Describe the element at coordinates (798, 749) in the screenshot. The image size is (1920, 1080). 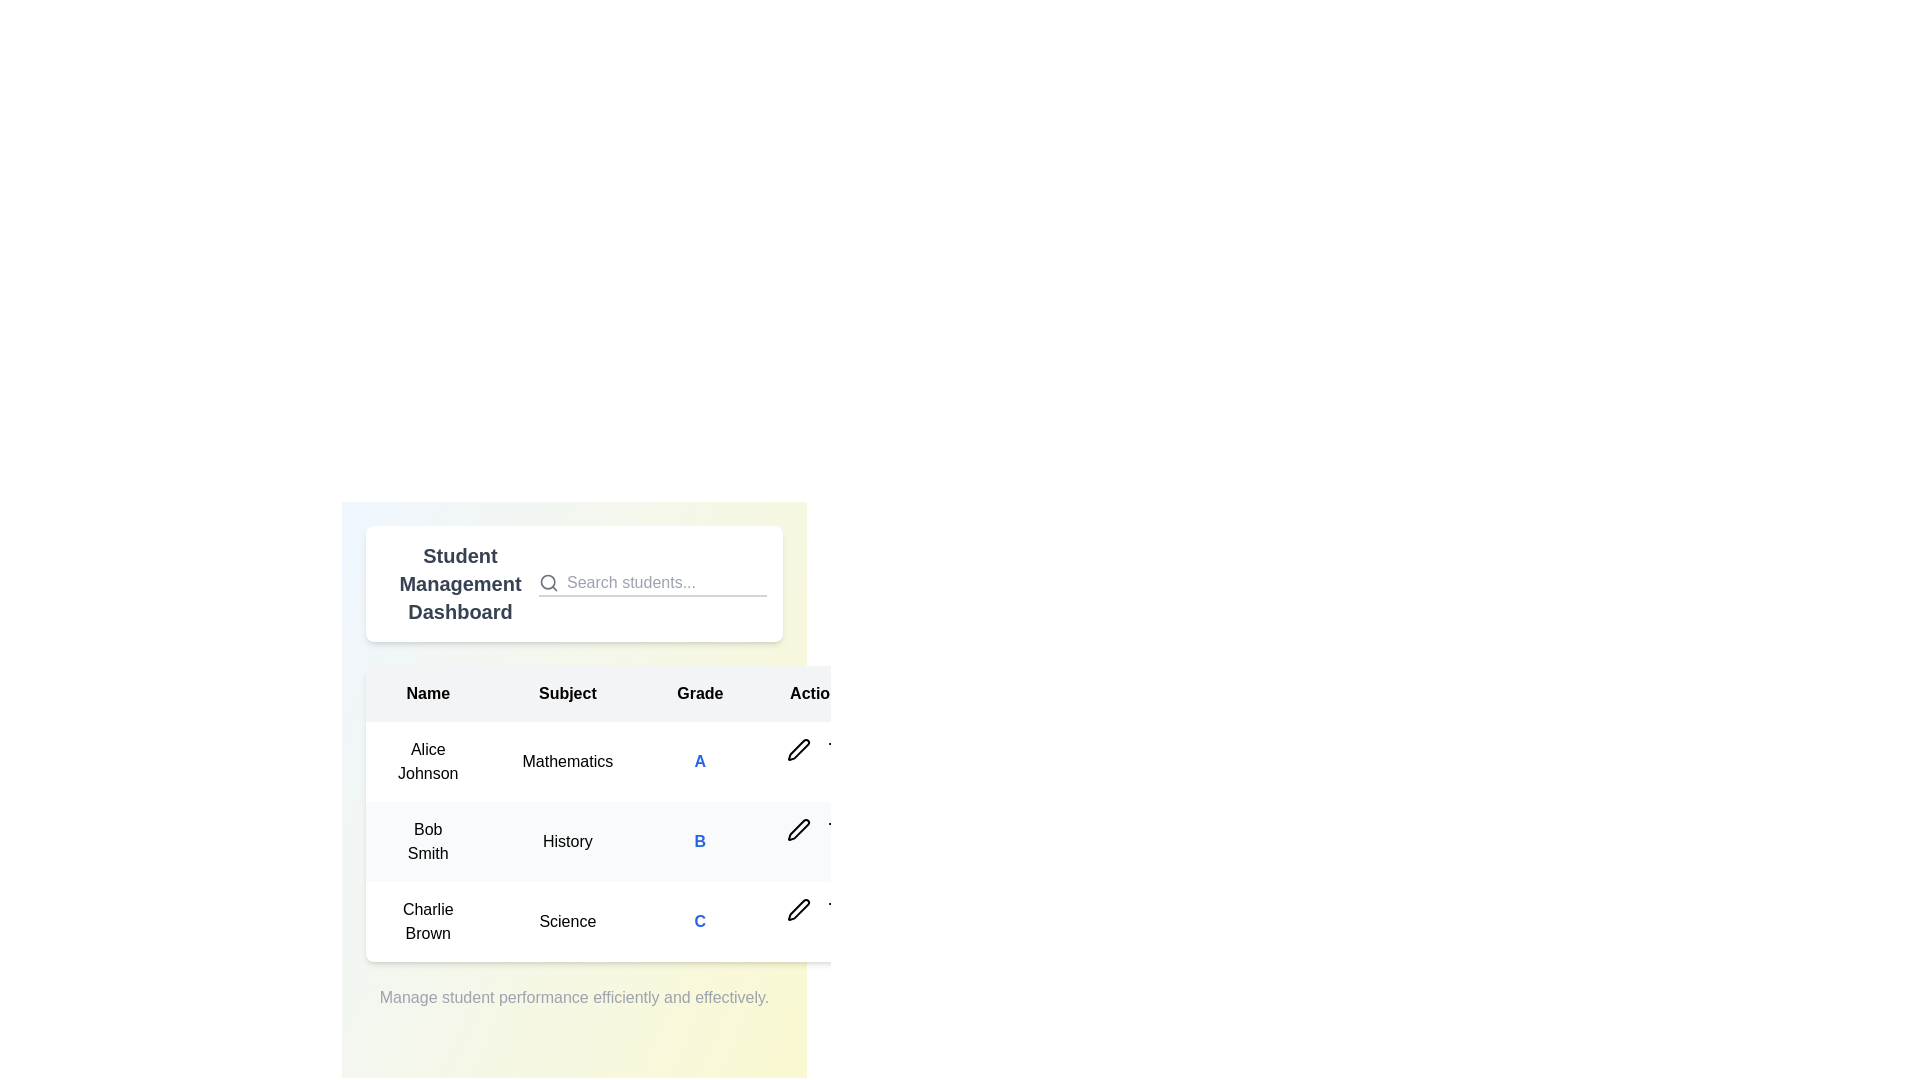
I see `the 'Edit' IconButton located in the first row of the 'Actions' column to initiate editing` at that location.